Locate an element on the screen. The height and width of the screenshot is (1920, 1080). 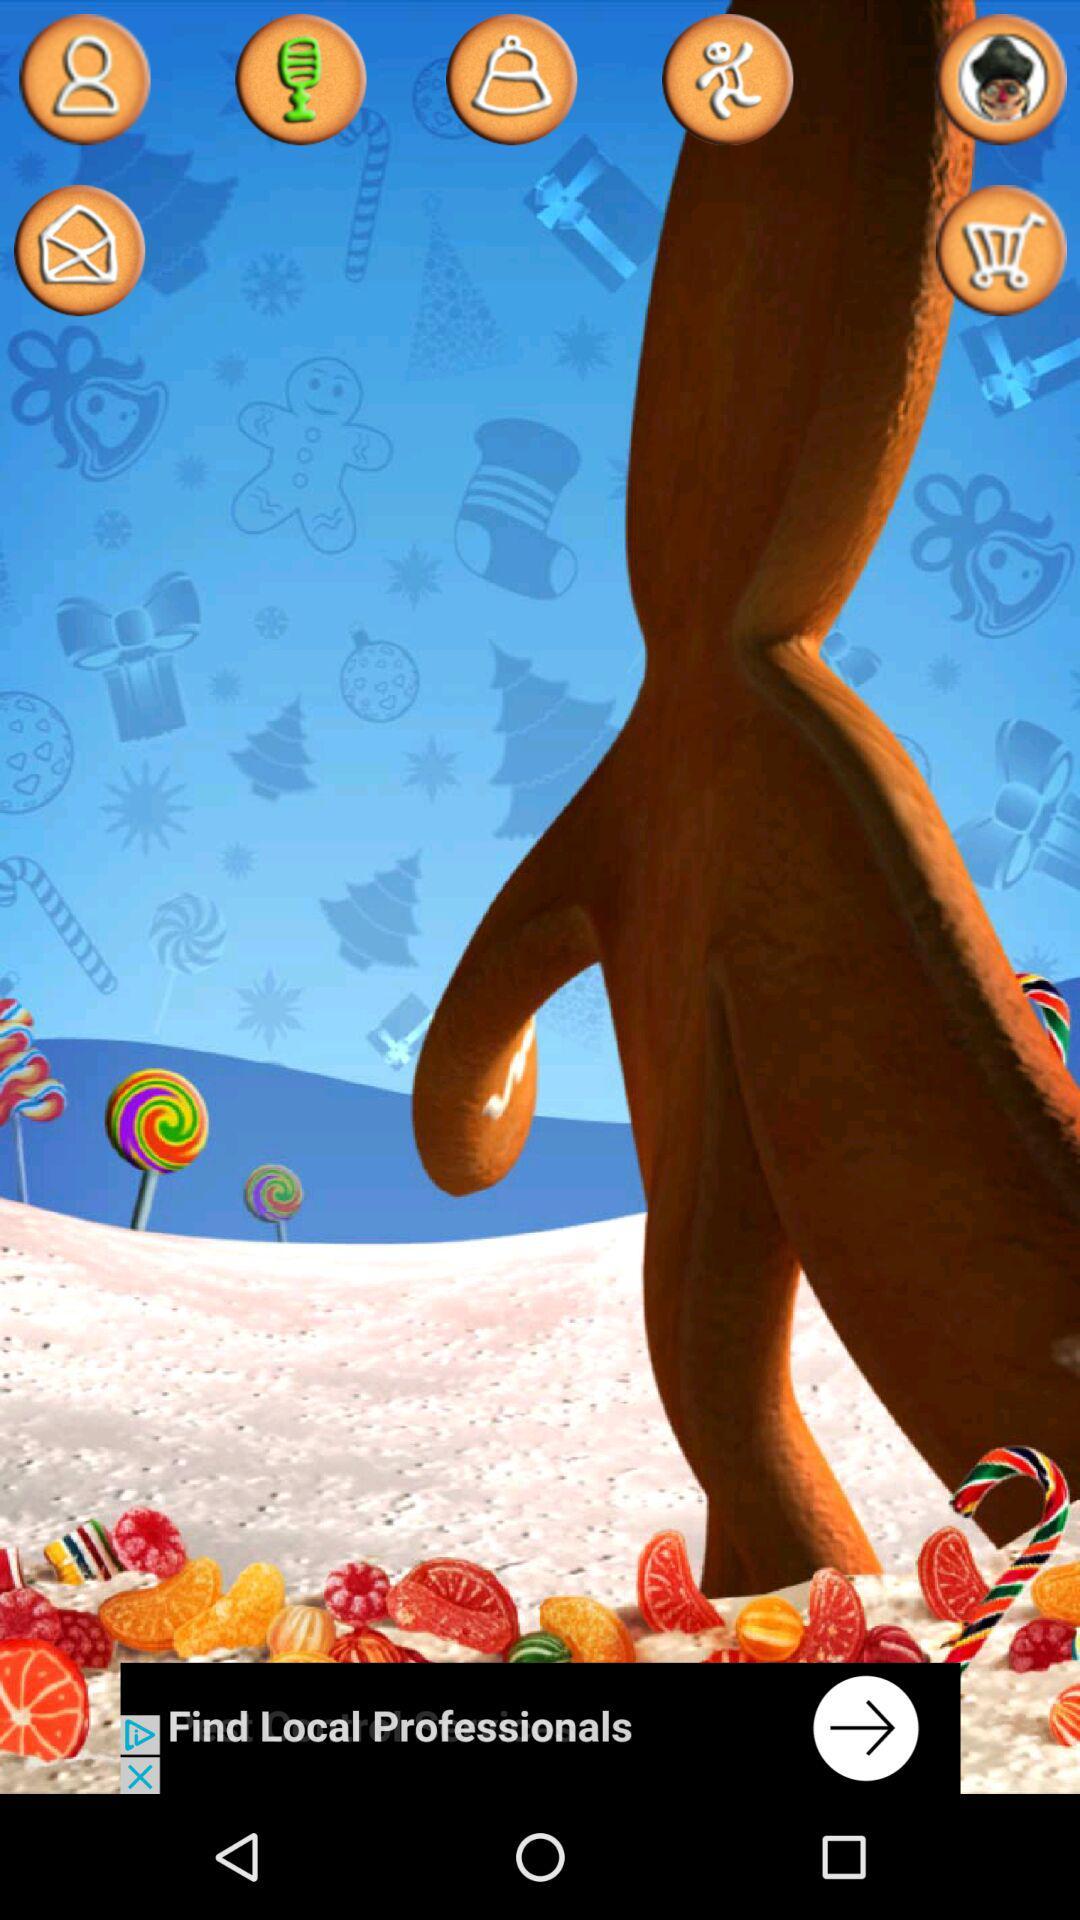
the avatar icon is located at coordinates (83, 83).